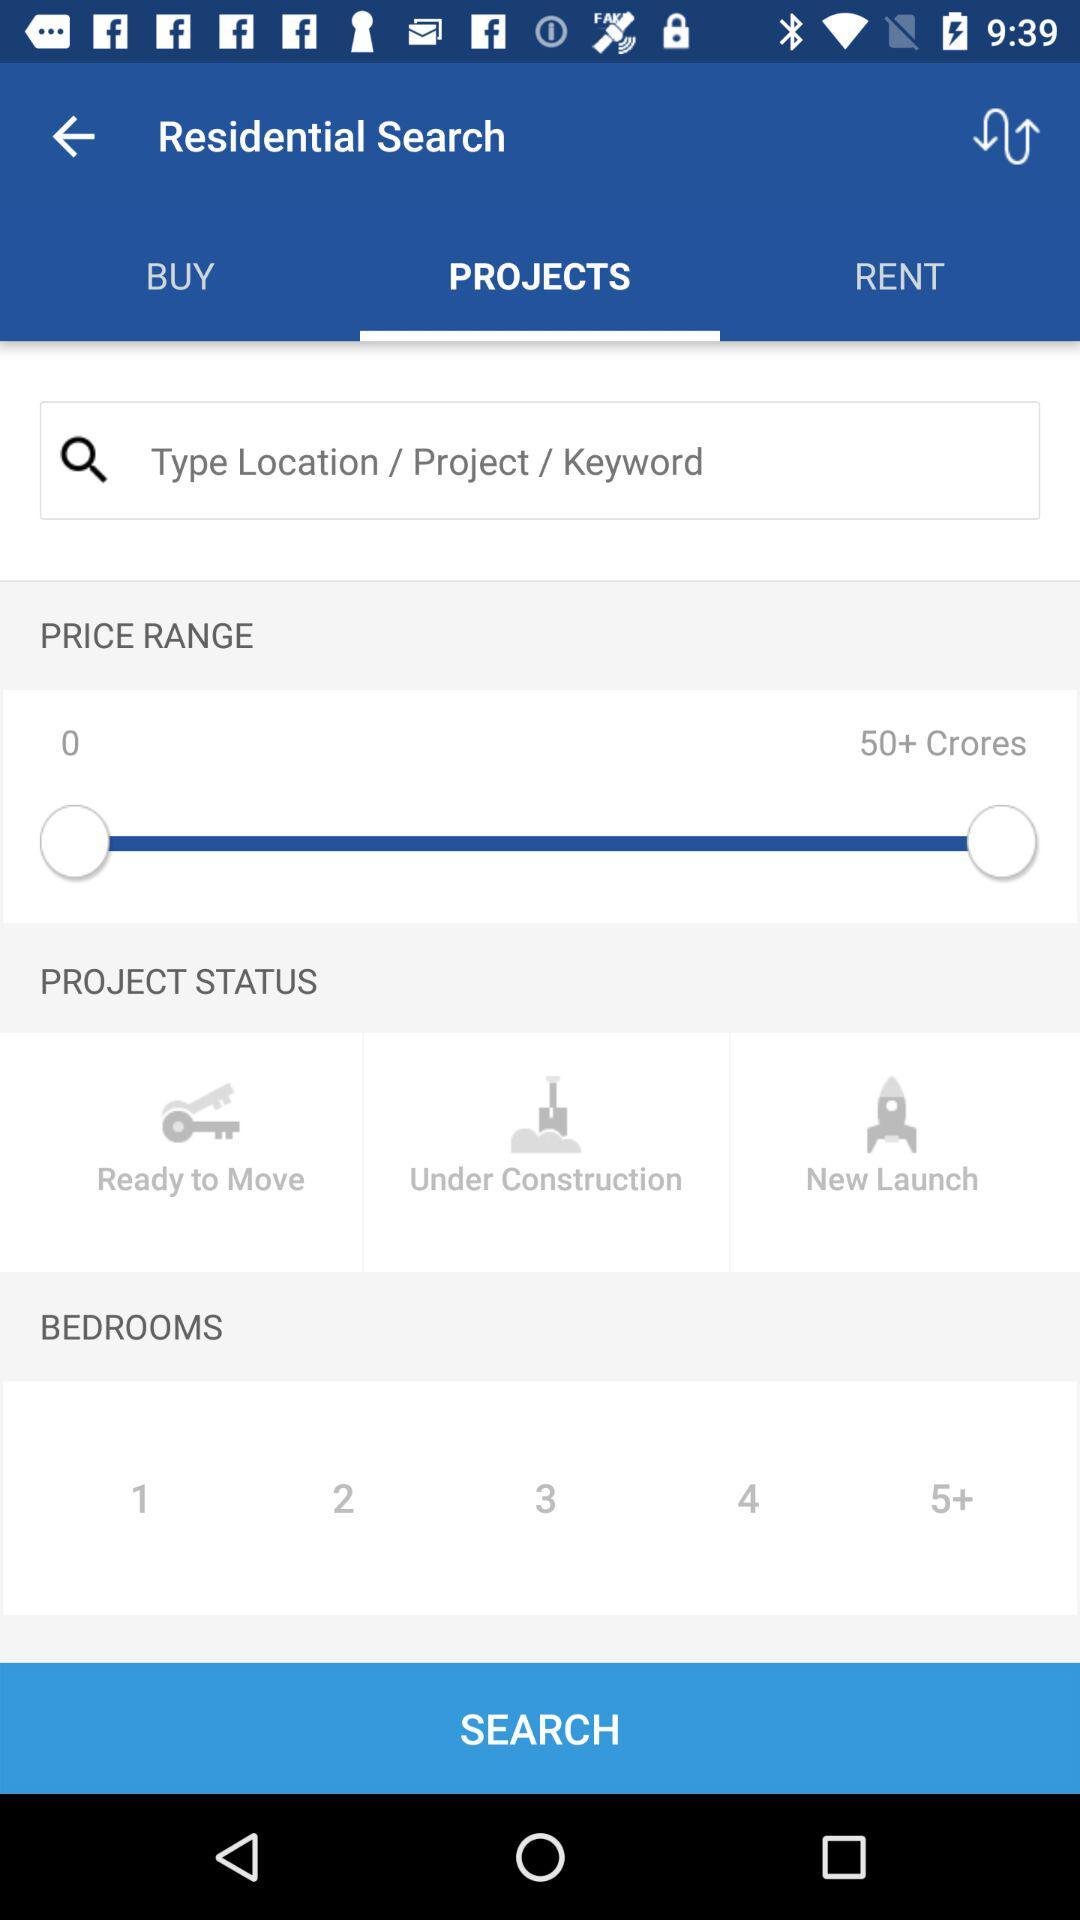 The height and width of the screenshot is (1920, 1080). What do you see at coordinates (72, 135) in the screenshot?
I see `icon above the buy item` at bounding box center [72, 135].